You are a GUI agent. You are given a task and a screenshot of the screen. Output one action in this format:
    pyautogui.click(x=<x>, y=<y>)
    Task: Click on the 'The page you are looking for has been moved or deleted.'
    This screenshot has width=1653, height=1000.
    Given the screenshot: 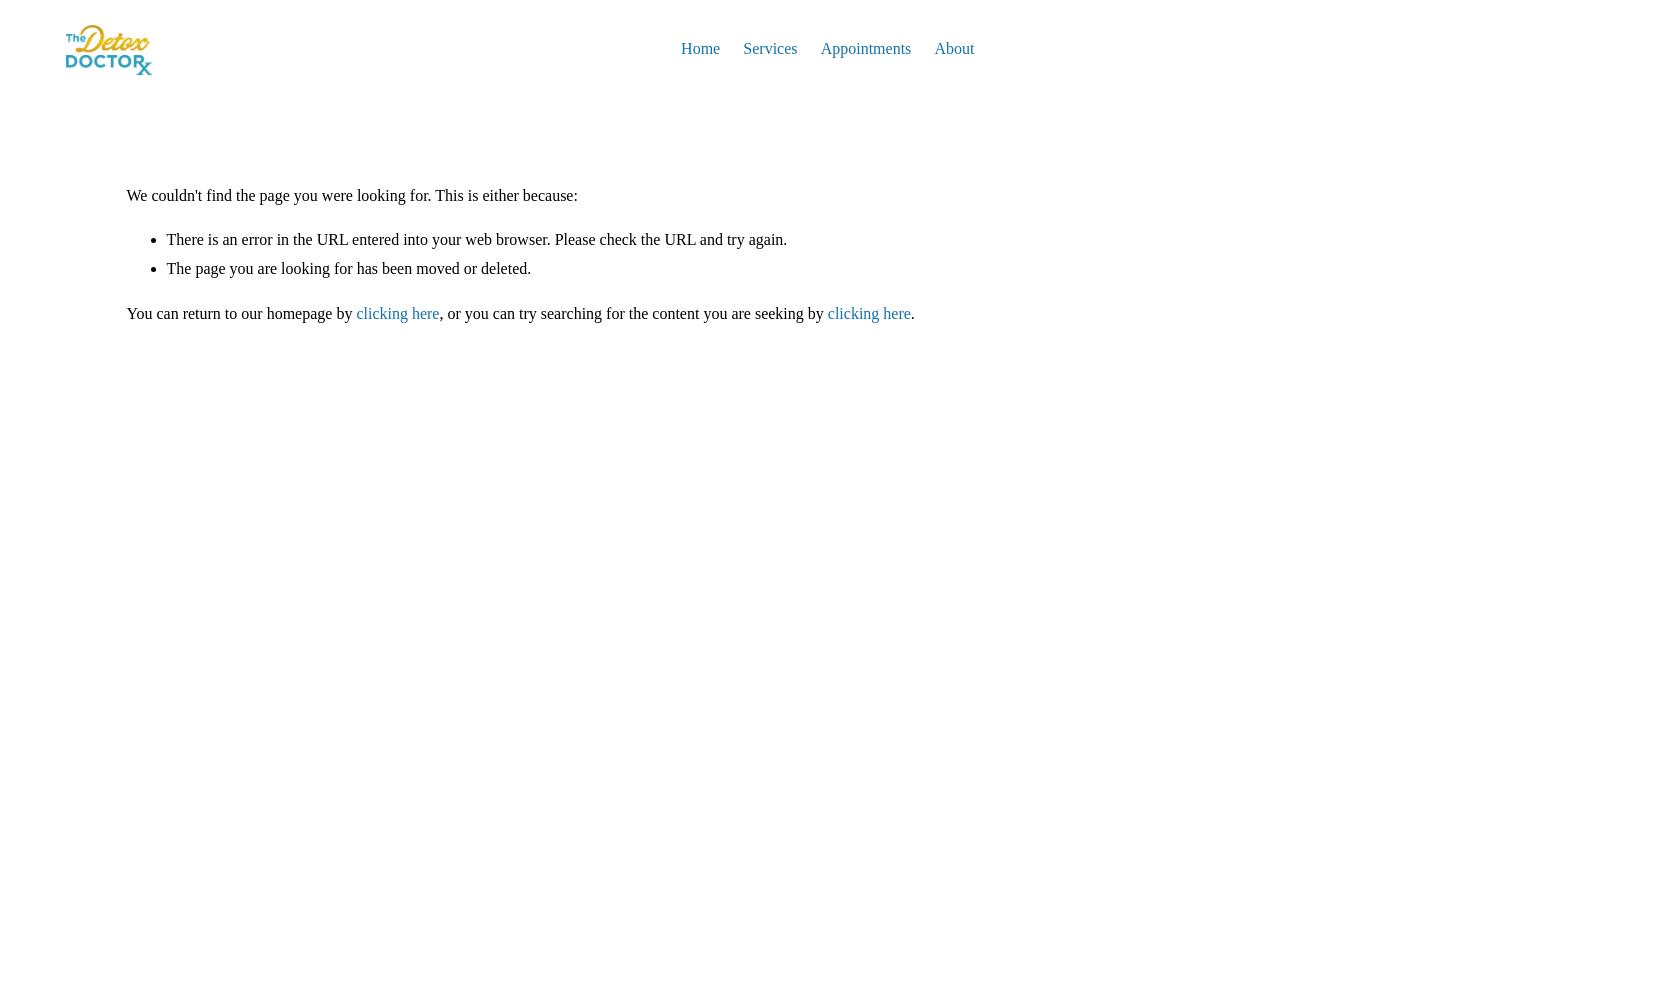 What is the action you would take?
    pyautogui.click(x=347, y=268)
    